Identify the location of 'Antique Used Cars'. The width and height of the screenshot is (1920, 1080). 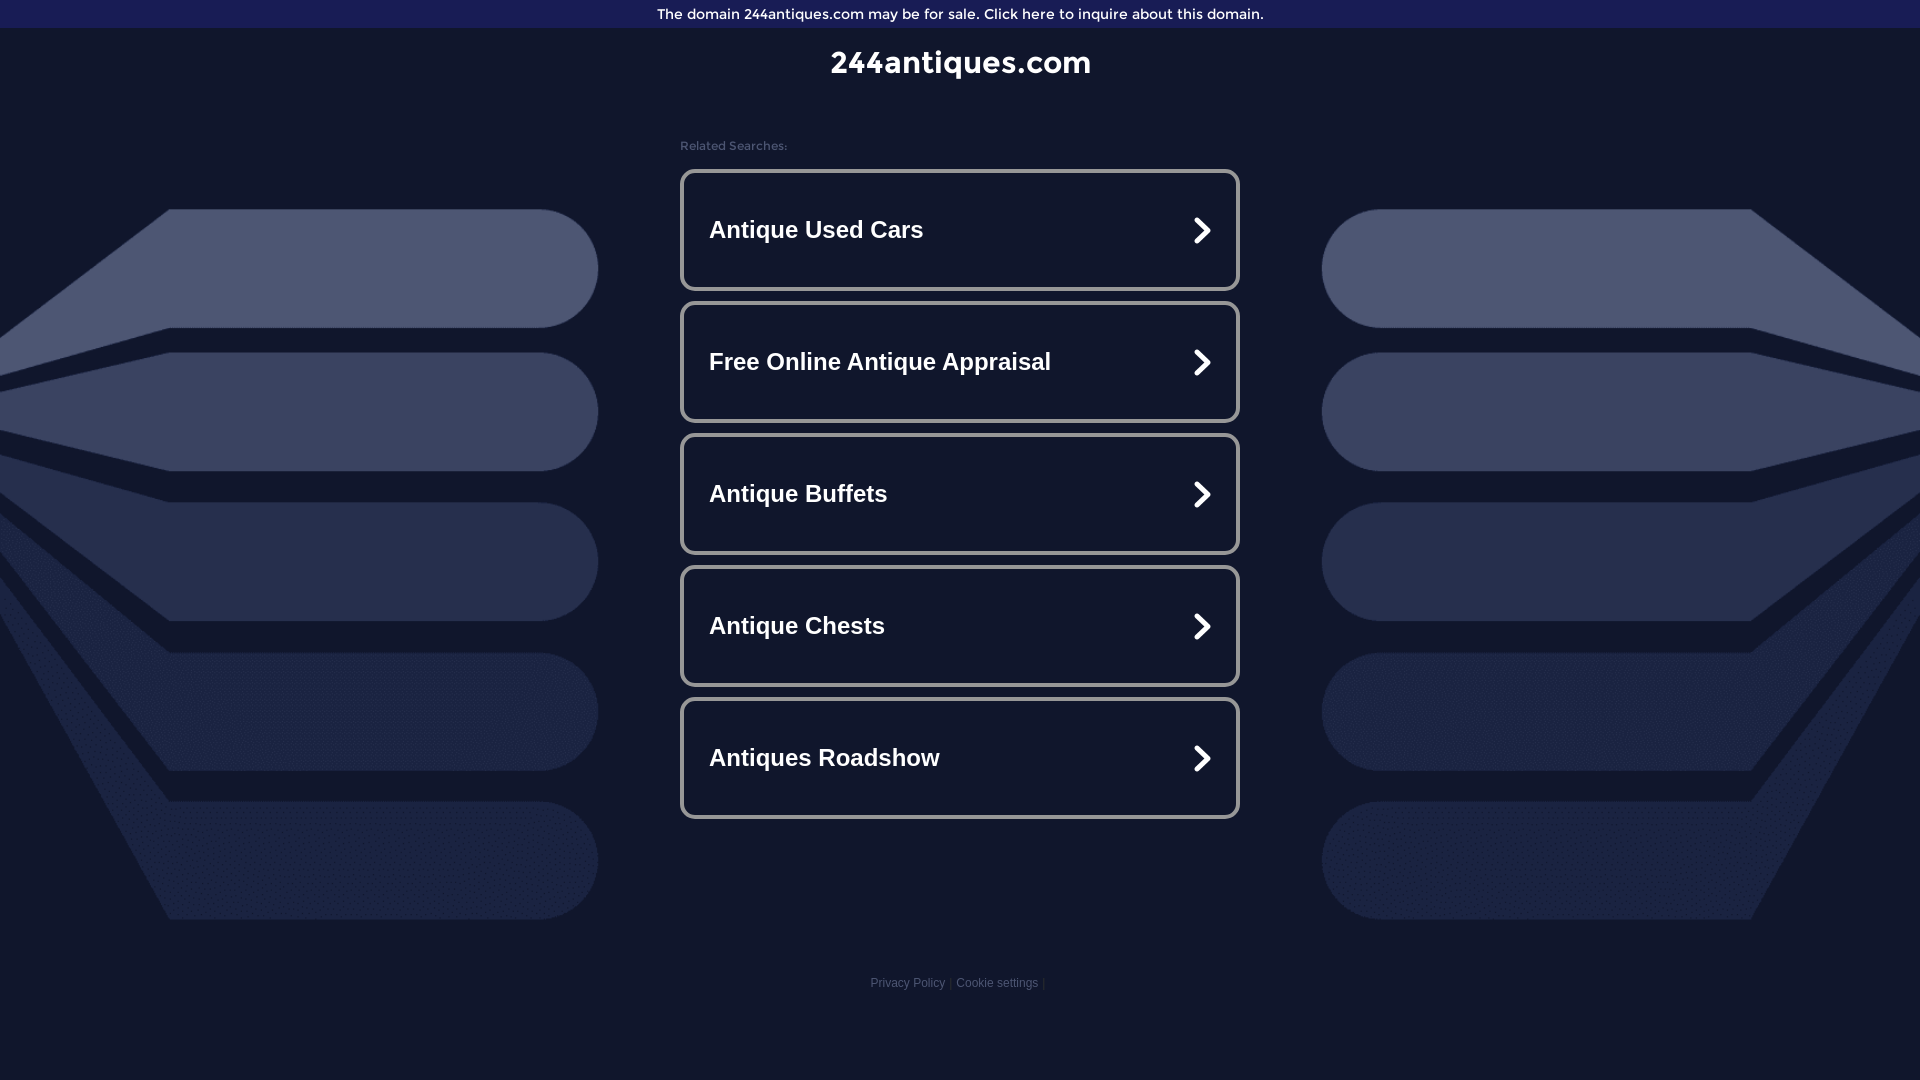
(960, 229).